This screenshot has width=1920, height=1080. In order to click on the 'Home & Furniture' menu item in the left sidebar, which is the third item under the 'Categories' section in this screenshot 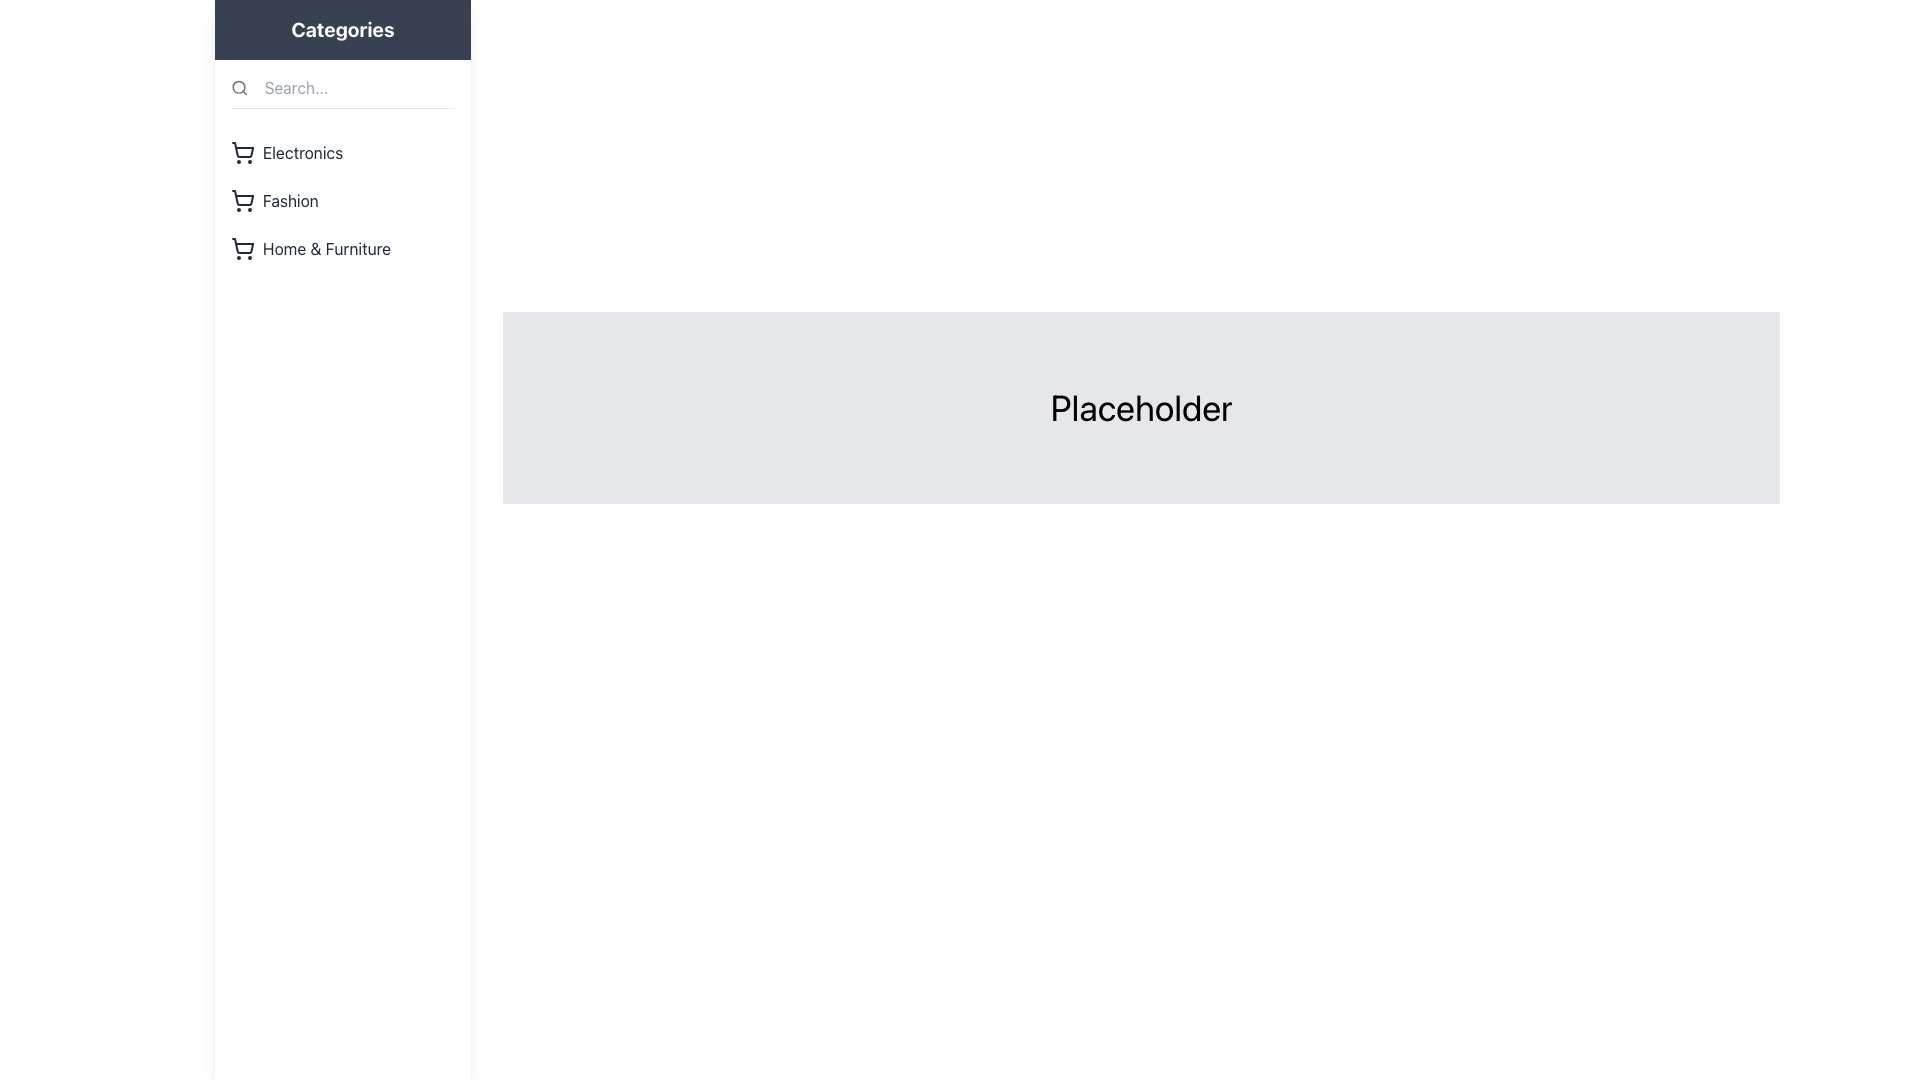, I will do `click(326, 248)`.